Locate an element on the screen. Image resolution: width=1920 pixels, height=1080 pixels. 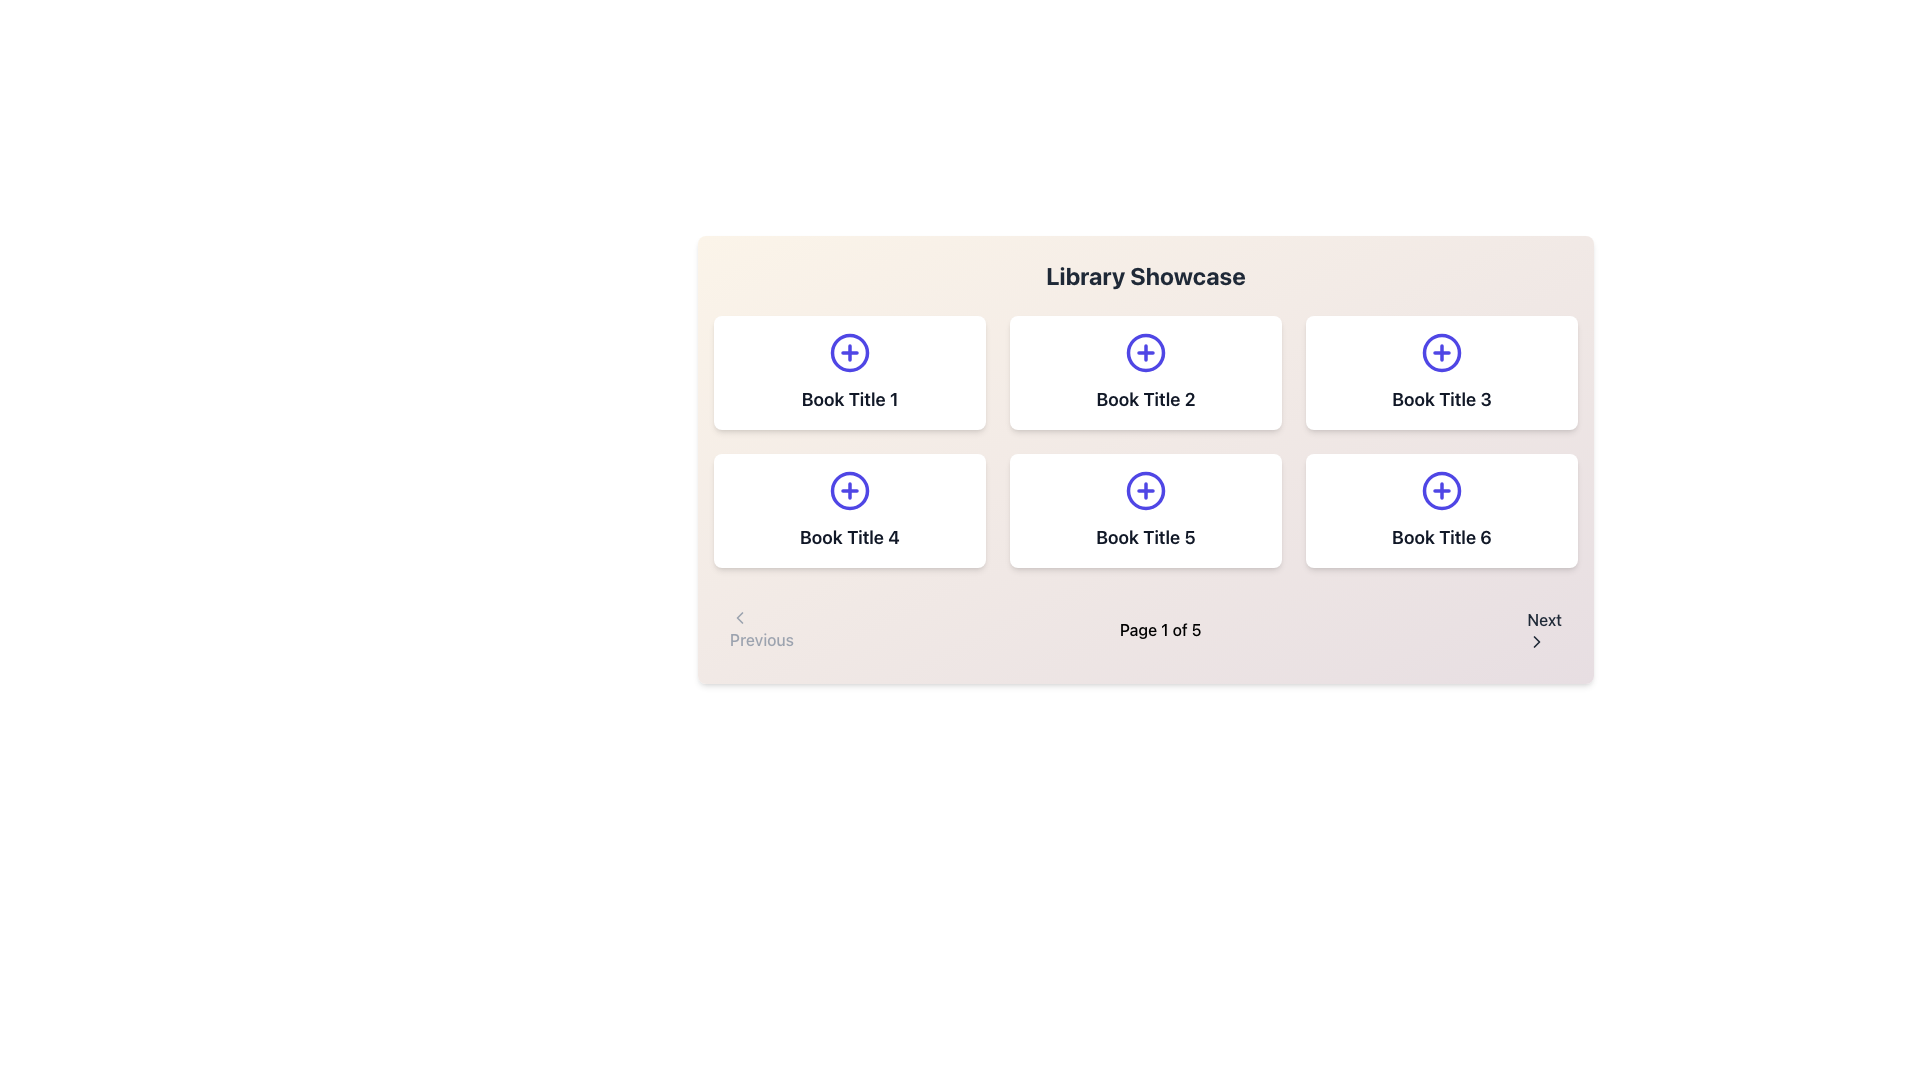
the static card displaying 'Book Title 6' with a plus sign icon, located at the bottom-right of the grid layout is located at coordinates (1441, 509).